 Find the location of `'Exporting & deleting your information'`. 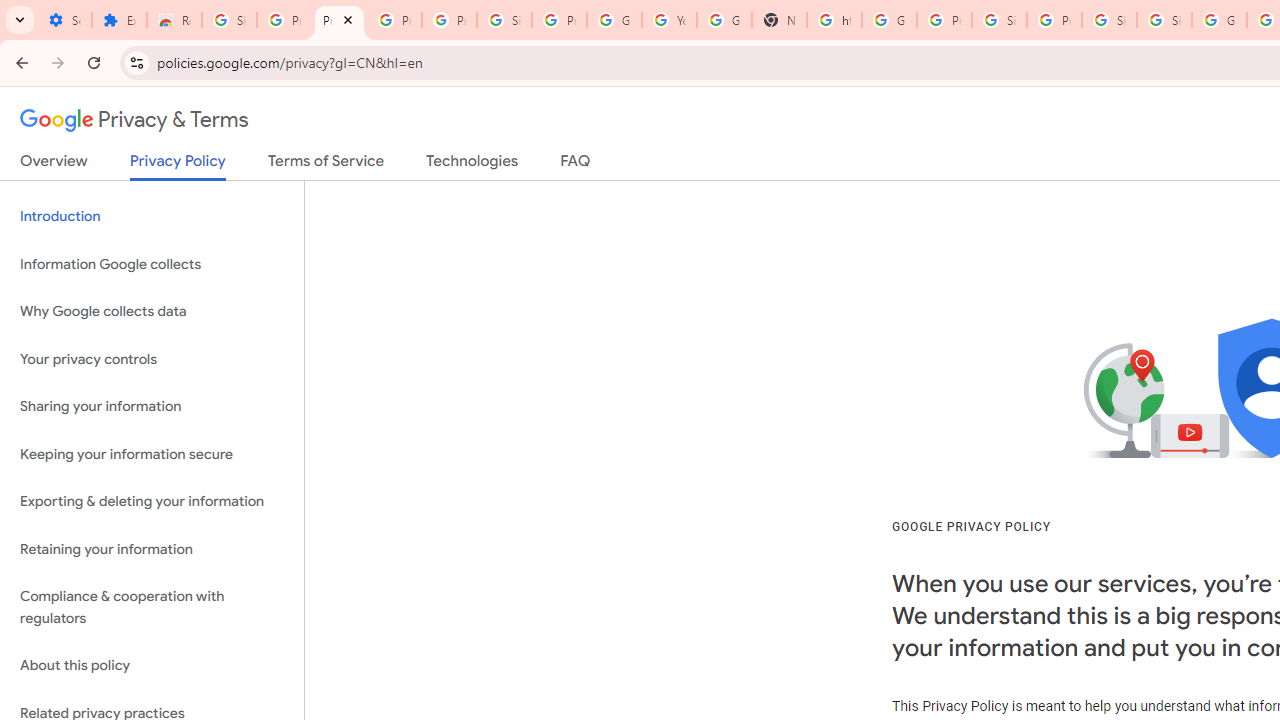

'Exporting & deleting your information' is located at coordinates (151, 501).